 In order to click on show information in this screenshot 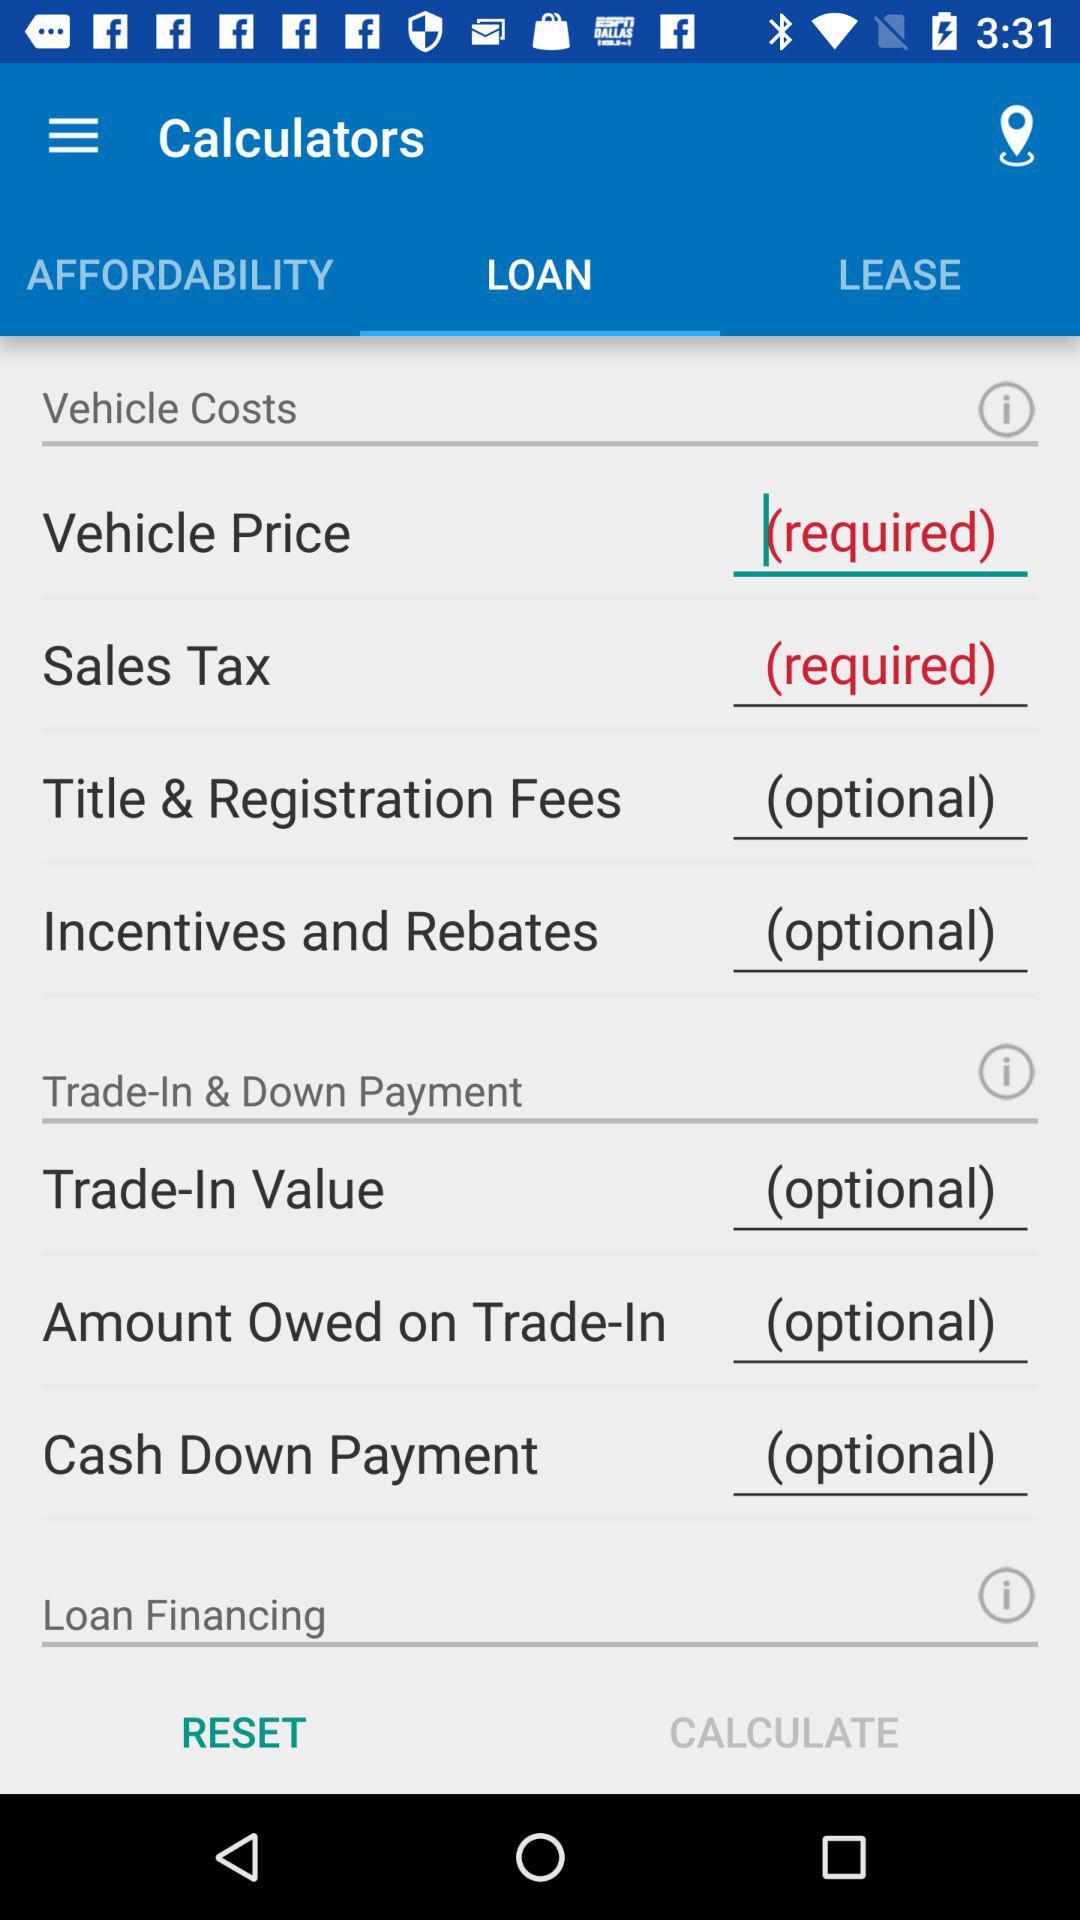, I will do `click(1006, 1594)`.